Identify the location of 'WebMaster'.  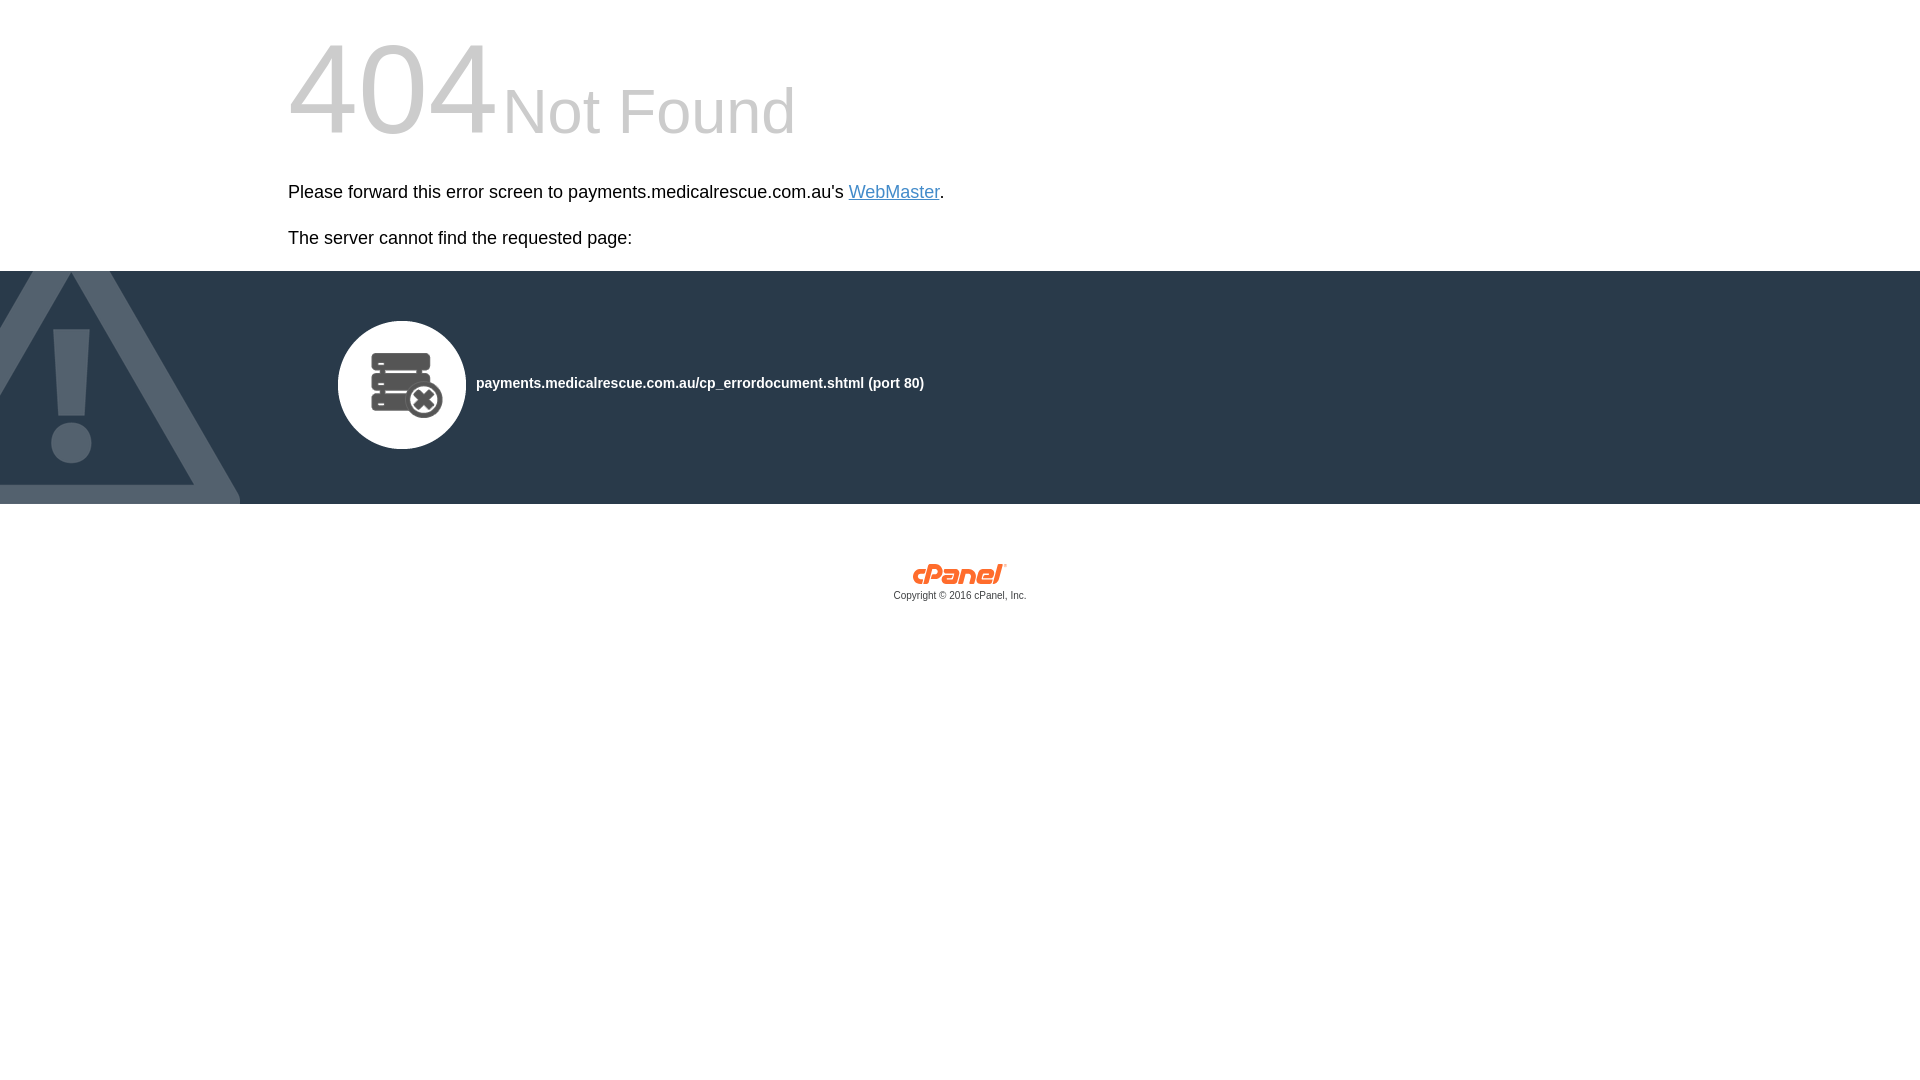
(893, 192).